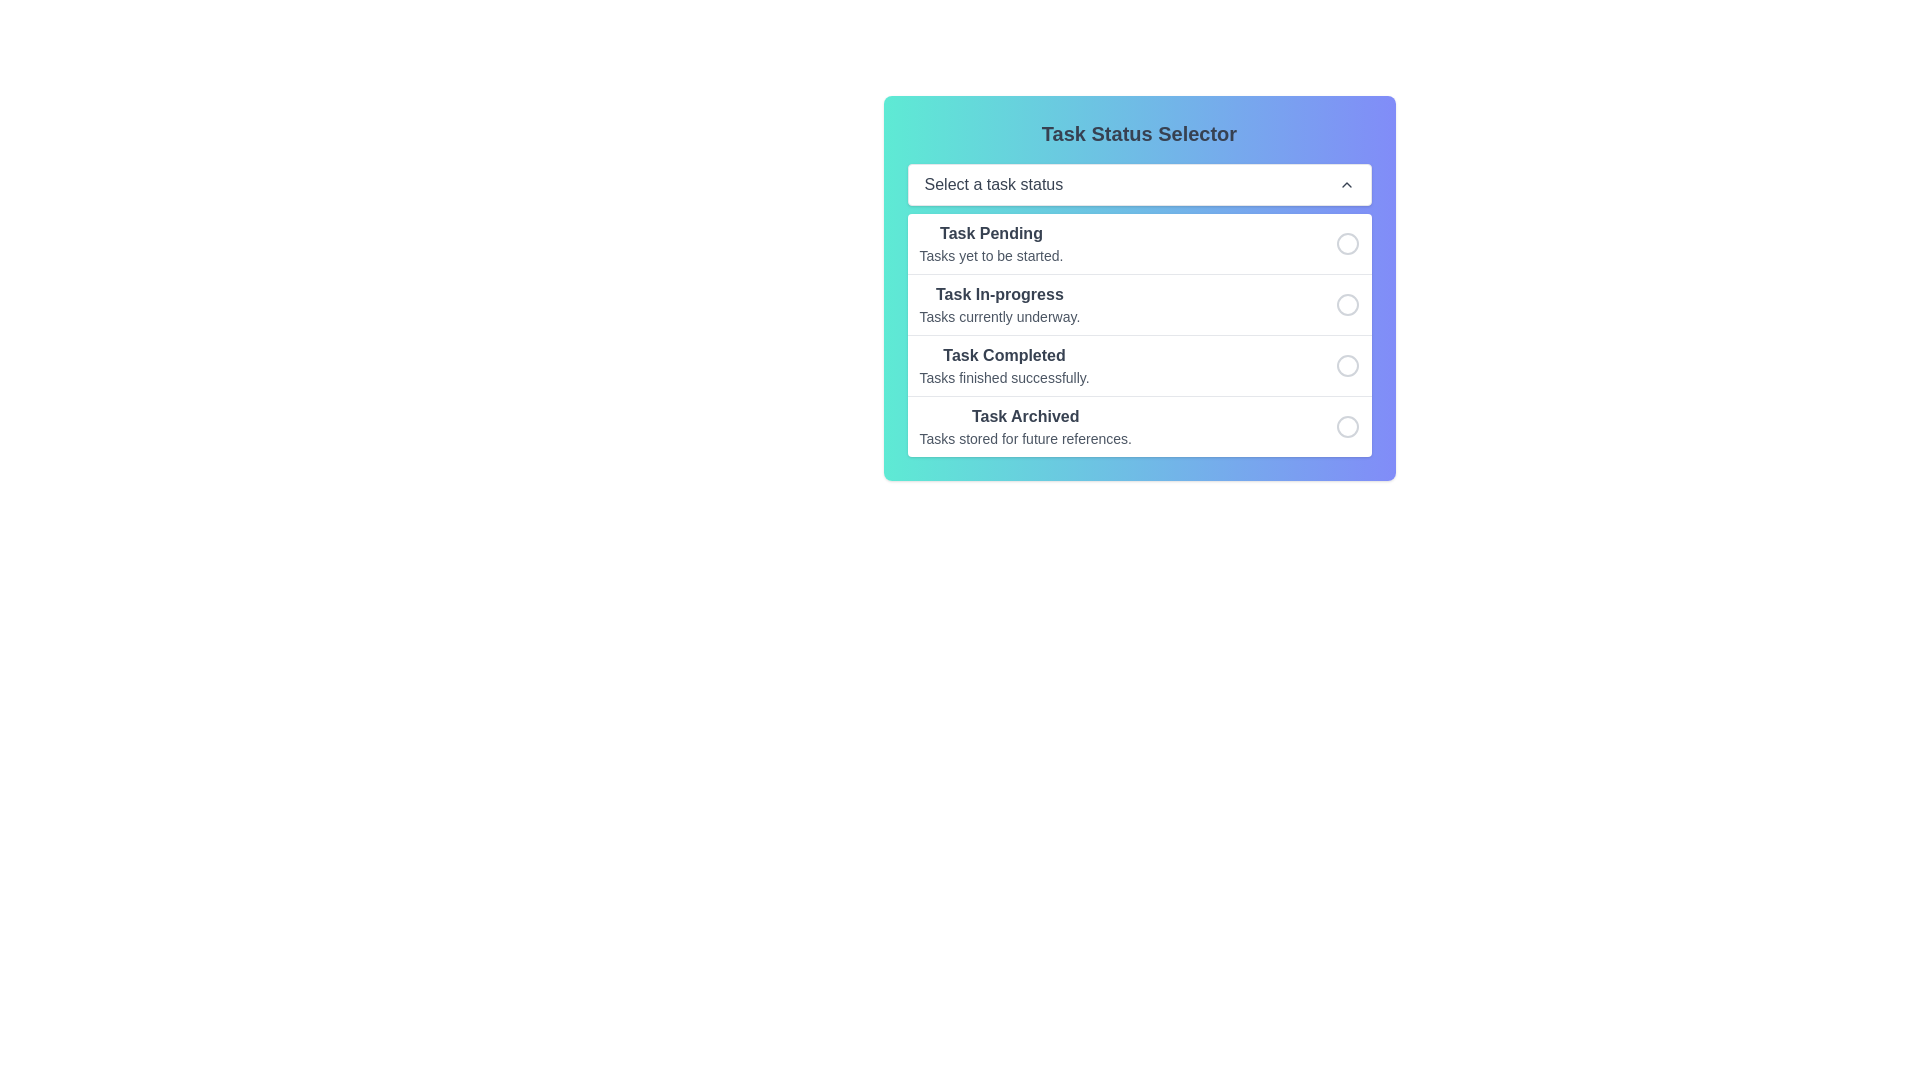 The width and height of the screenshot is (1920, 1080). What do you see at coordinates (1139, 425) in the screenshot?
I see `the fourth list item in the 'Task Status Selector' dropdown` at bounding box center [1139, 425].